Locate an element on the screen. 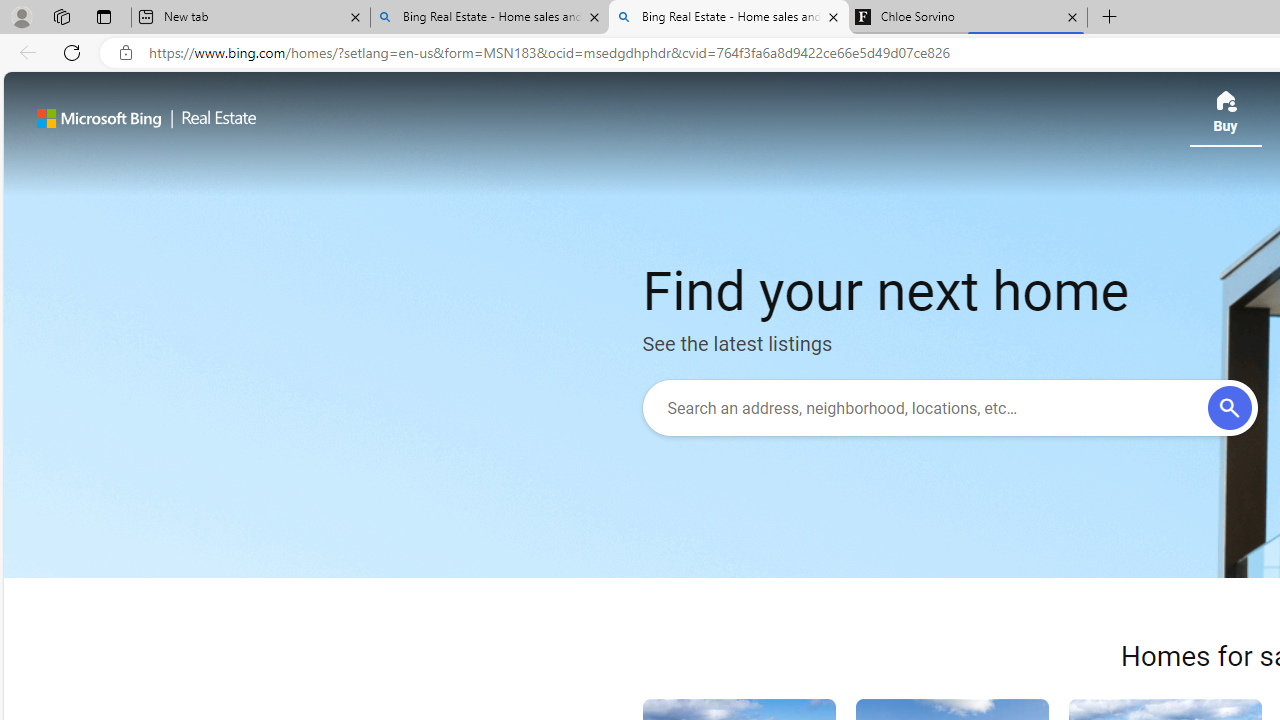 Image resolution: width=1280 pixels, height=720 pixels. 'Buy' is located at coordinates (1224, 118).